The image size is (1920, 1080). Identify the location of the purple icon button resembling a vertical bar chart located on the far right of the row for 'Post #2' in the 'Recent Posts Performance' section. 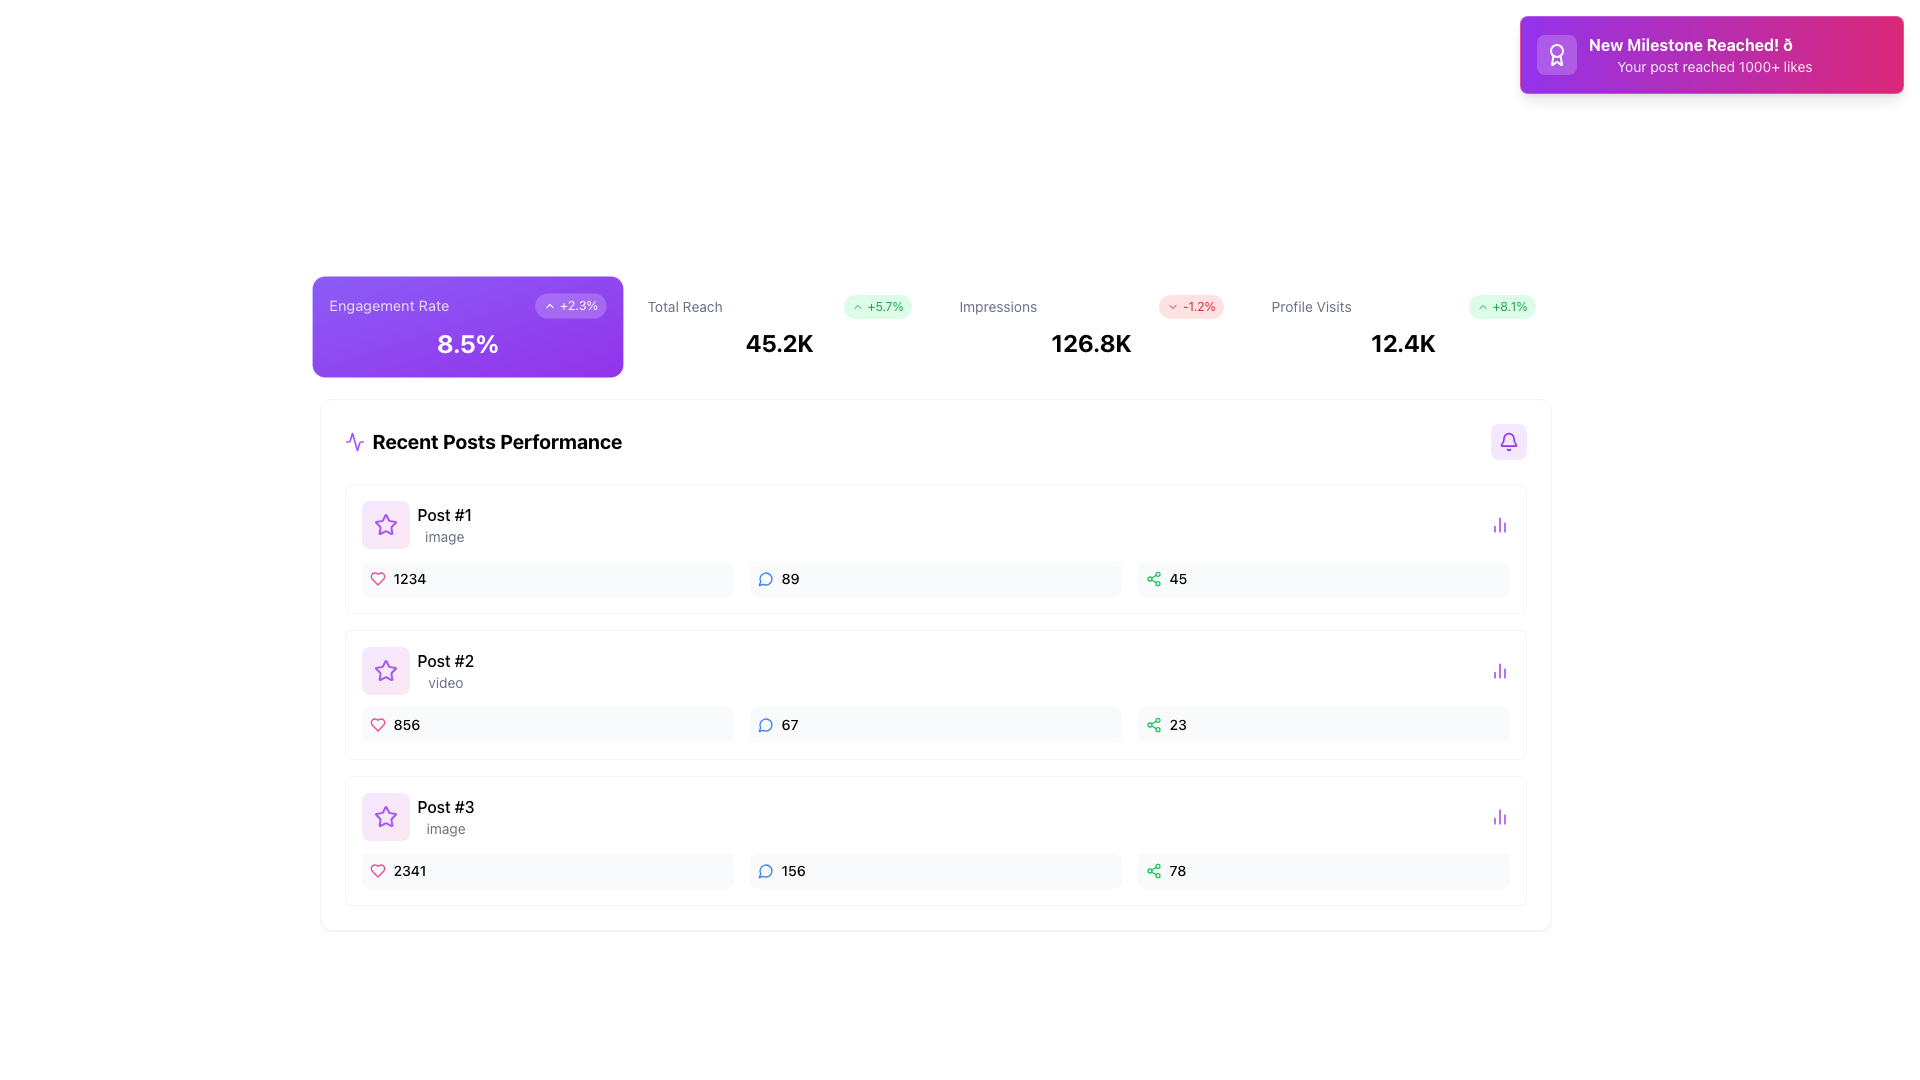
(1499, 671).